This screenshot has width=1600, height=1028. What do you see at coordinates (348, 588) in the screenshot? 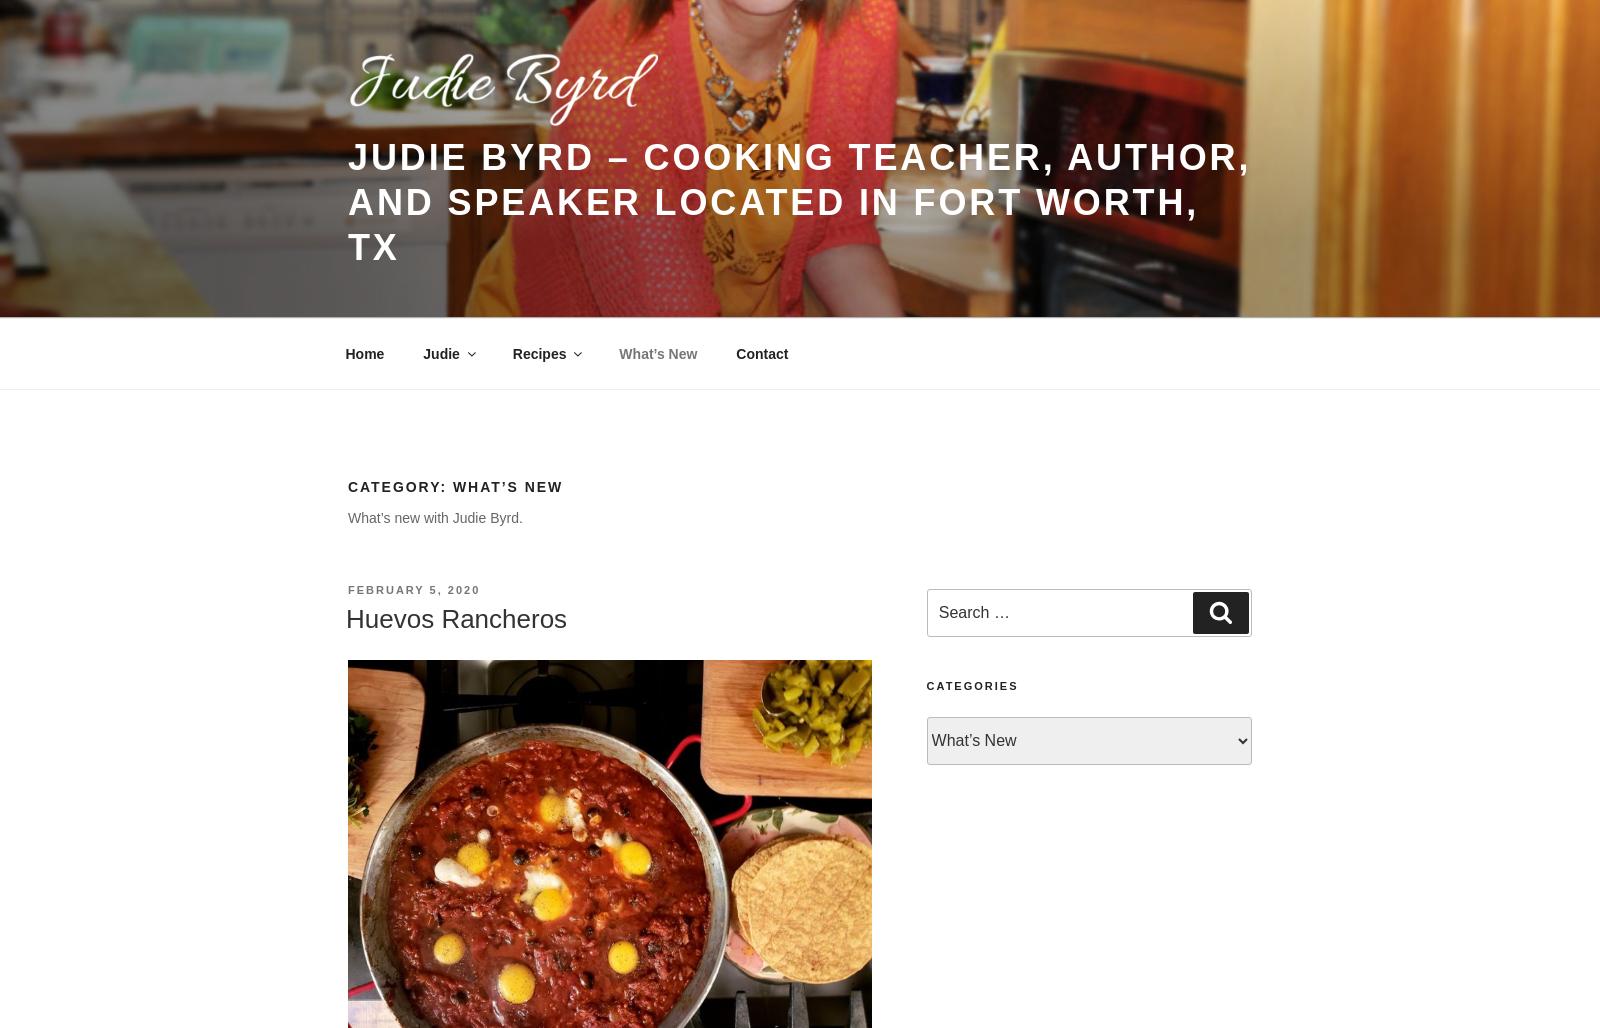
I see `'February 5, 2020'` at bounding box center [348, 588].